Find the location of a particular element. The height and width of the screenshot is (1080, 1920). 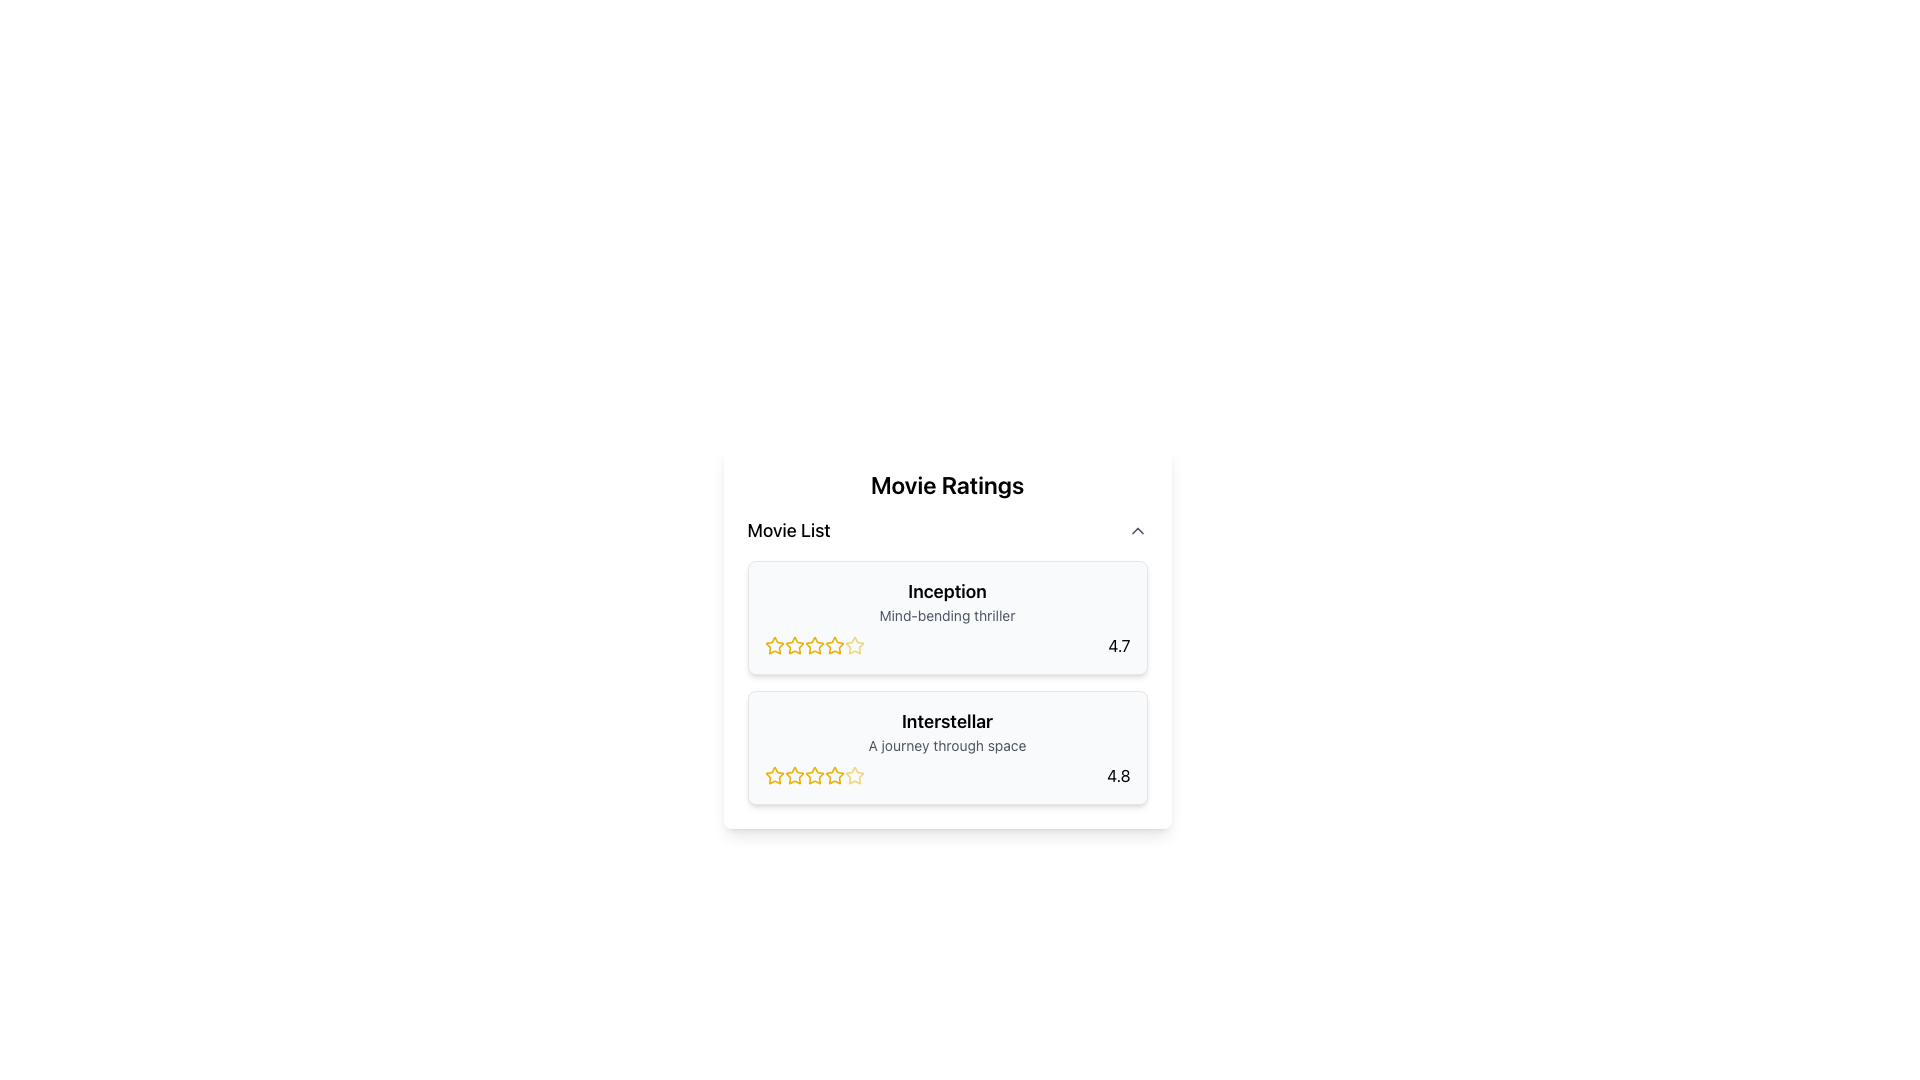

the visual state of the third star-shaped rating icon in the rating section for the 'Inception' movie card is located at coordinates (793, 645).